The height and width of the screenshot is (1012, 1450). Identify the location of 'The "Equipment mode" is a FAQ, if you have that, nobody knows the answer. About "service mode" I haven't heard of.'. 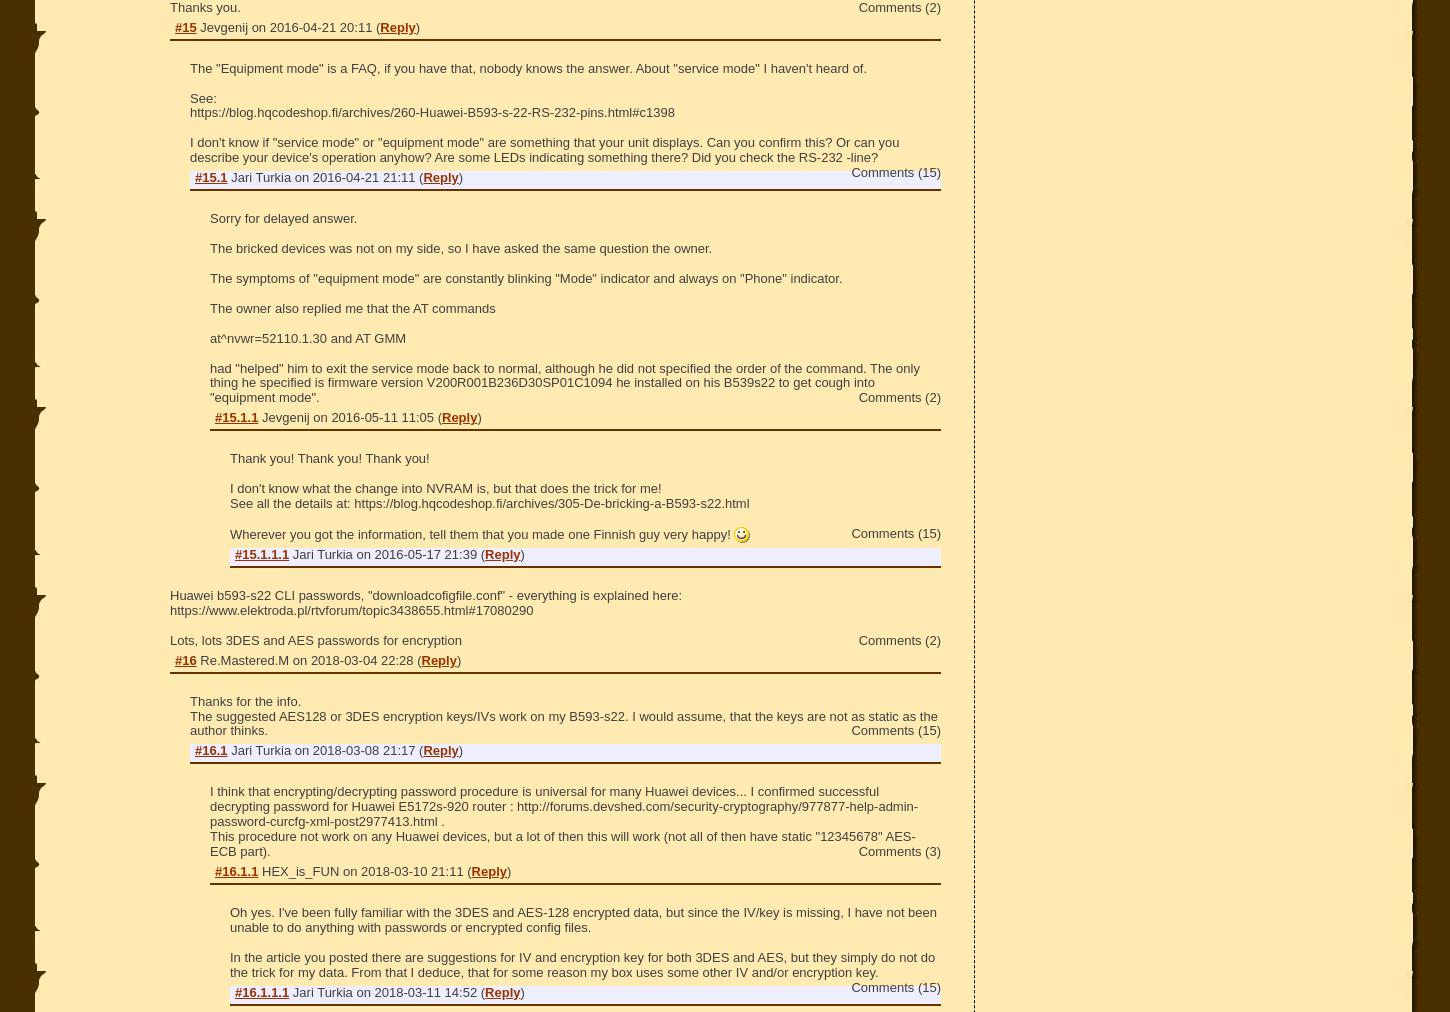
(528, 66).